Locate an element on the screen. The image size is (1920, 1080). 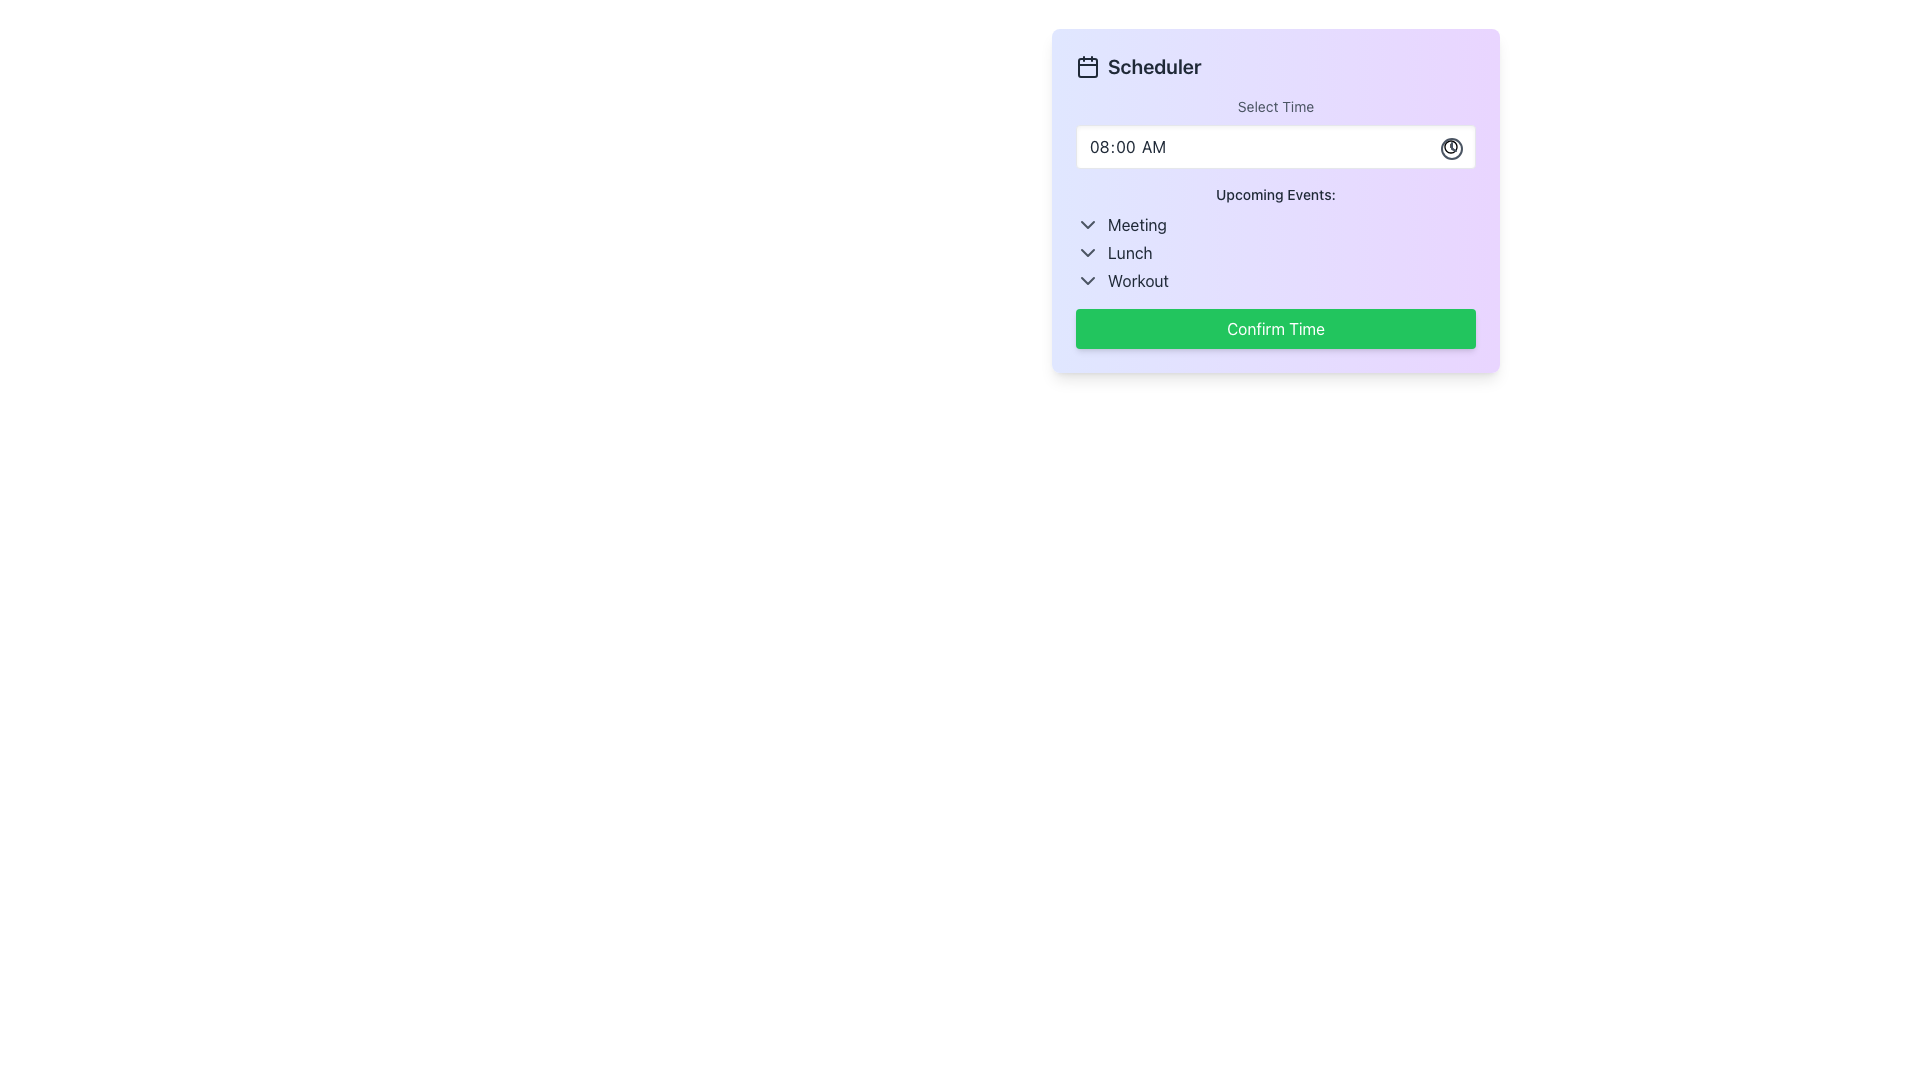
the small rectangle with rounded corners that resembles a calendar date cell, located within the calendar icon to the left of the 'Scheduler' header text is located at coordinates (1087, 67).